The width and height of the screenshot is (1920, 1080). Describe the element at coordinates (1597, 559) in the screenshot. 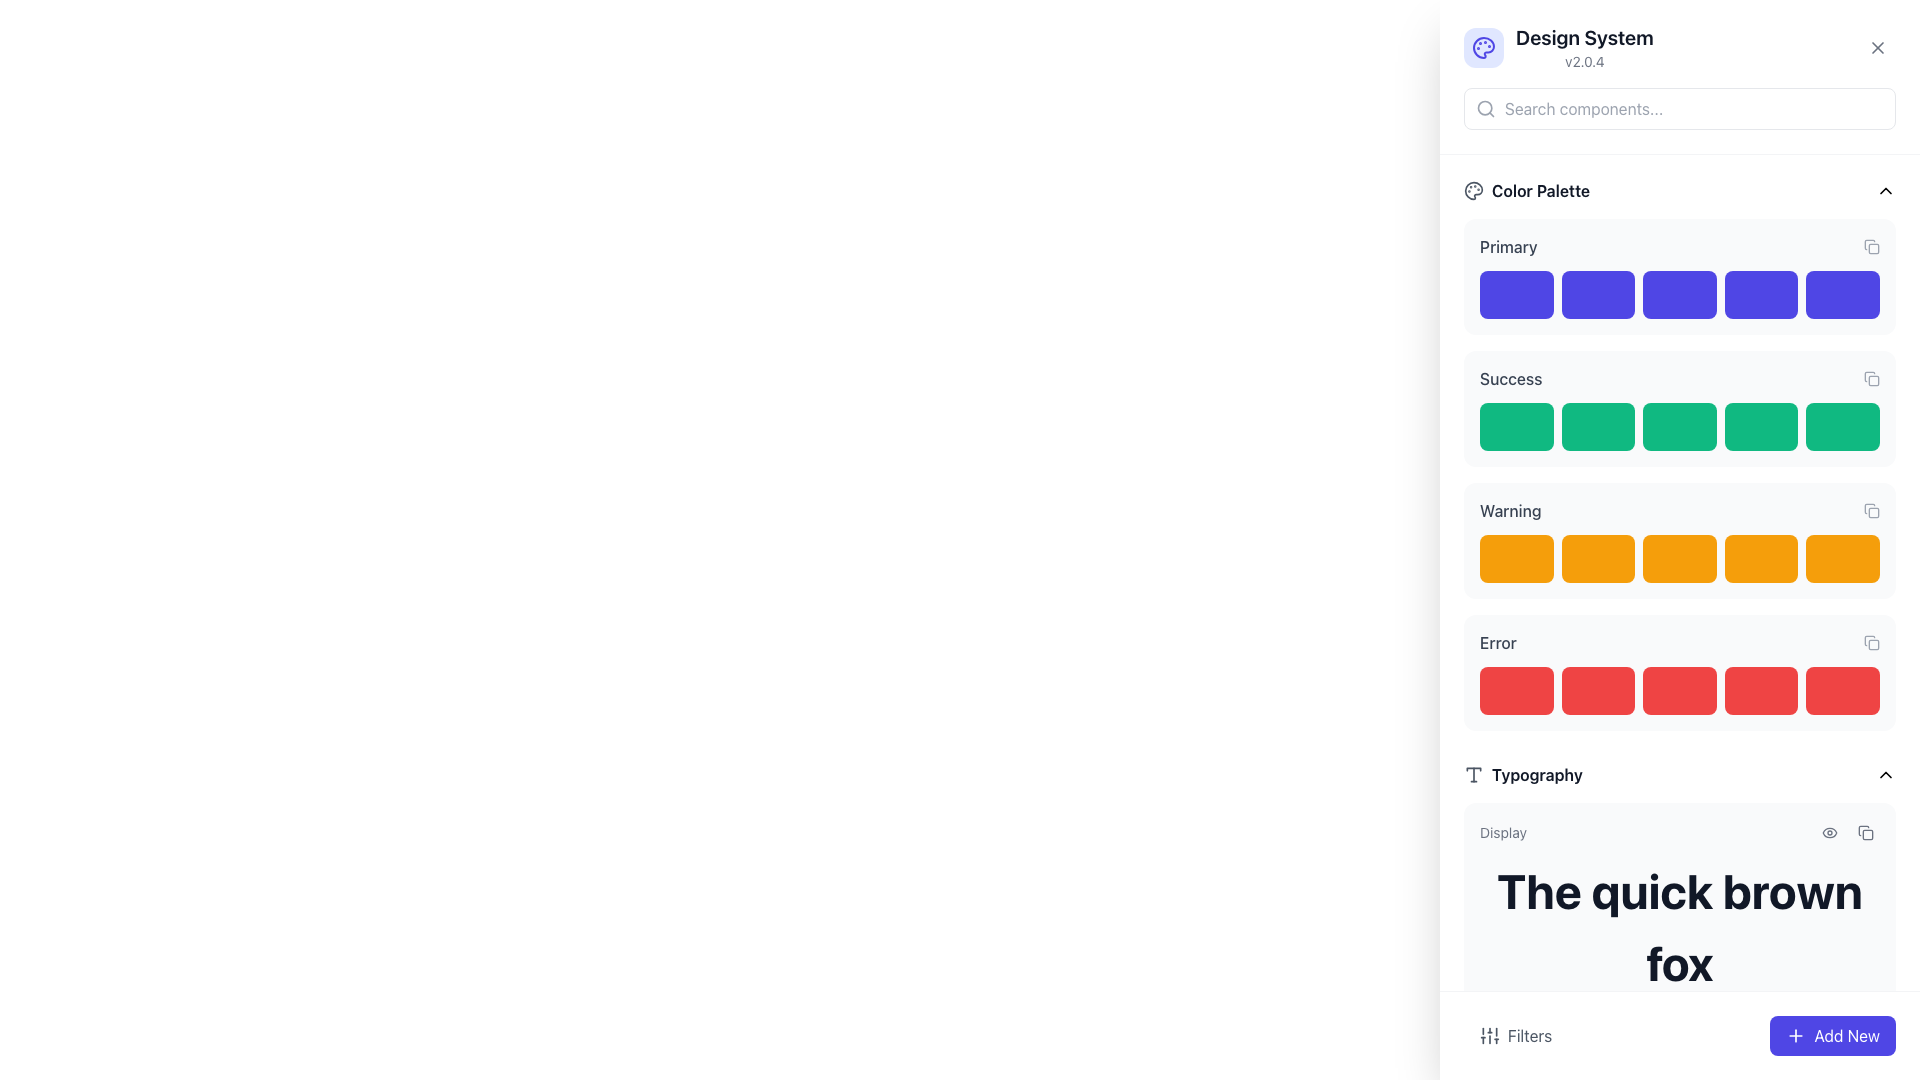

I see `the second rectangular button-like Color palette option with an orange background in the 'Warning' section of the 'Color Palette'` at that location.